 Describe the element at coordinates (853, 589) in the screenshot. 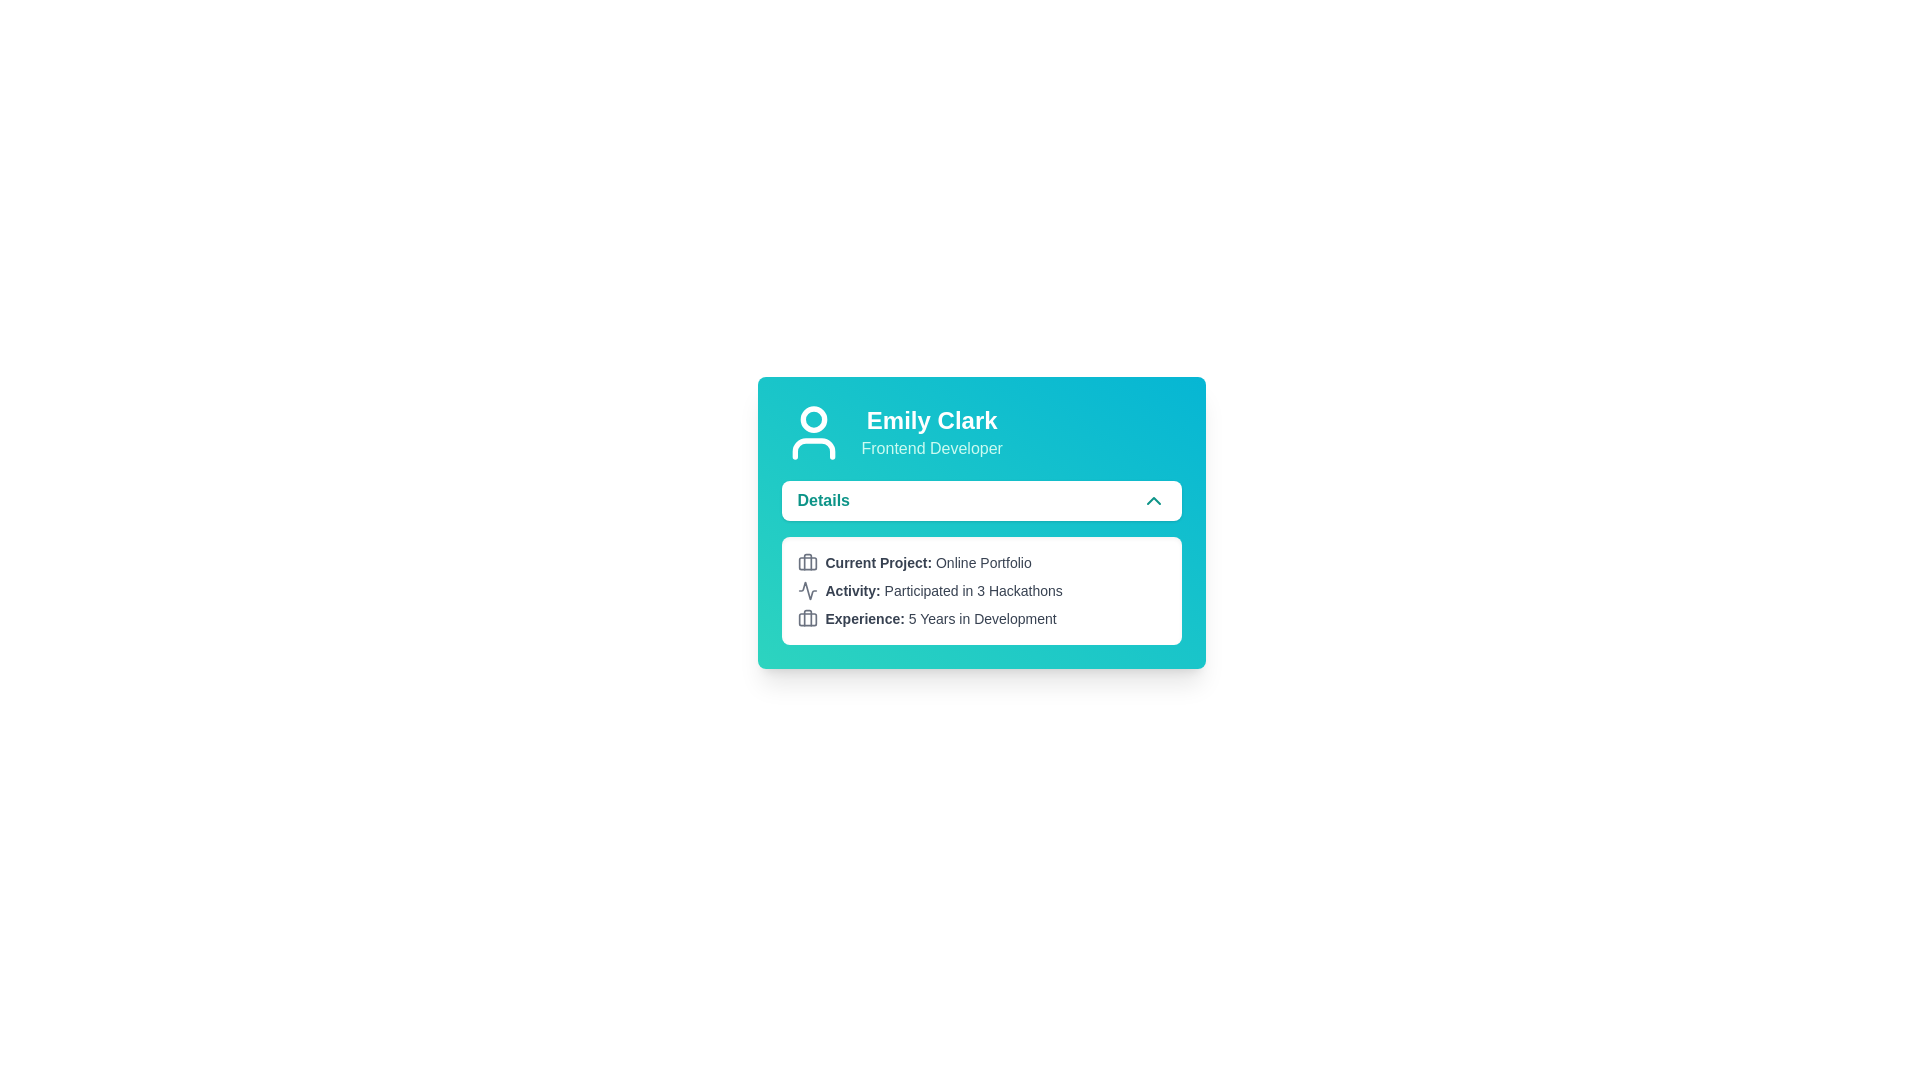

I see `the textual label reading 'Activity:' located in the detail section of the user profile, which is styled in a smaller font size and is the leftmost part of the line of text followed by 'Participated in 3 Hackathons'` at that location.